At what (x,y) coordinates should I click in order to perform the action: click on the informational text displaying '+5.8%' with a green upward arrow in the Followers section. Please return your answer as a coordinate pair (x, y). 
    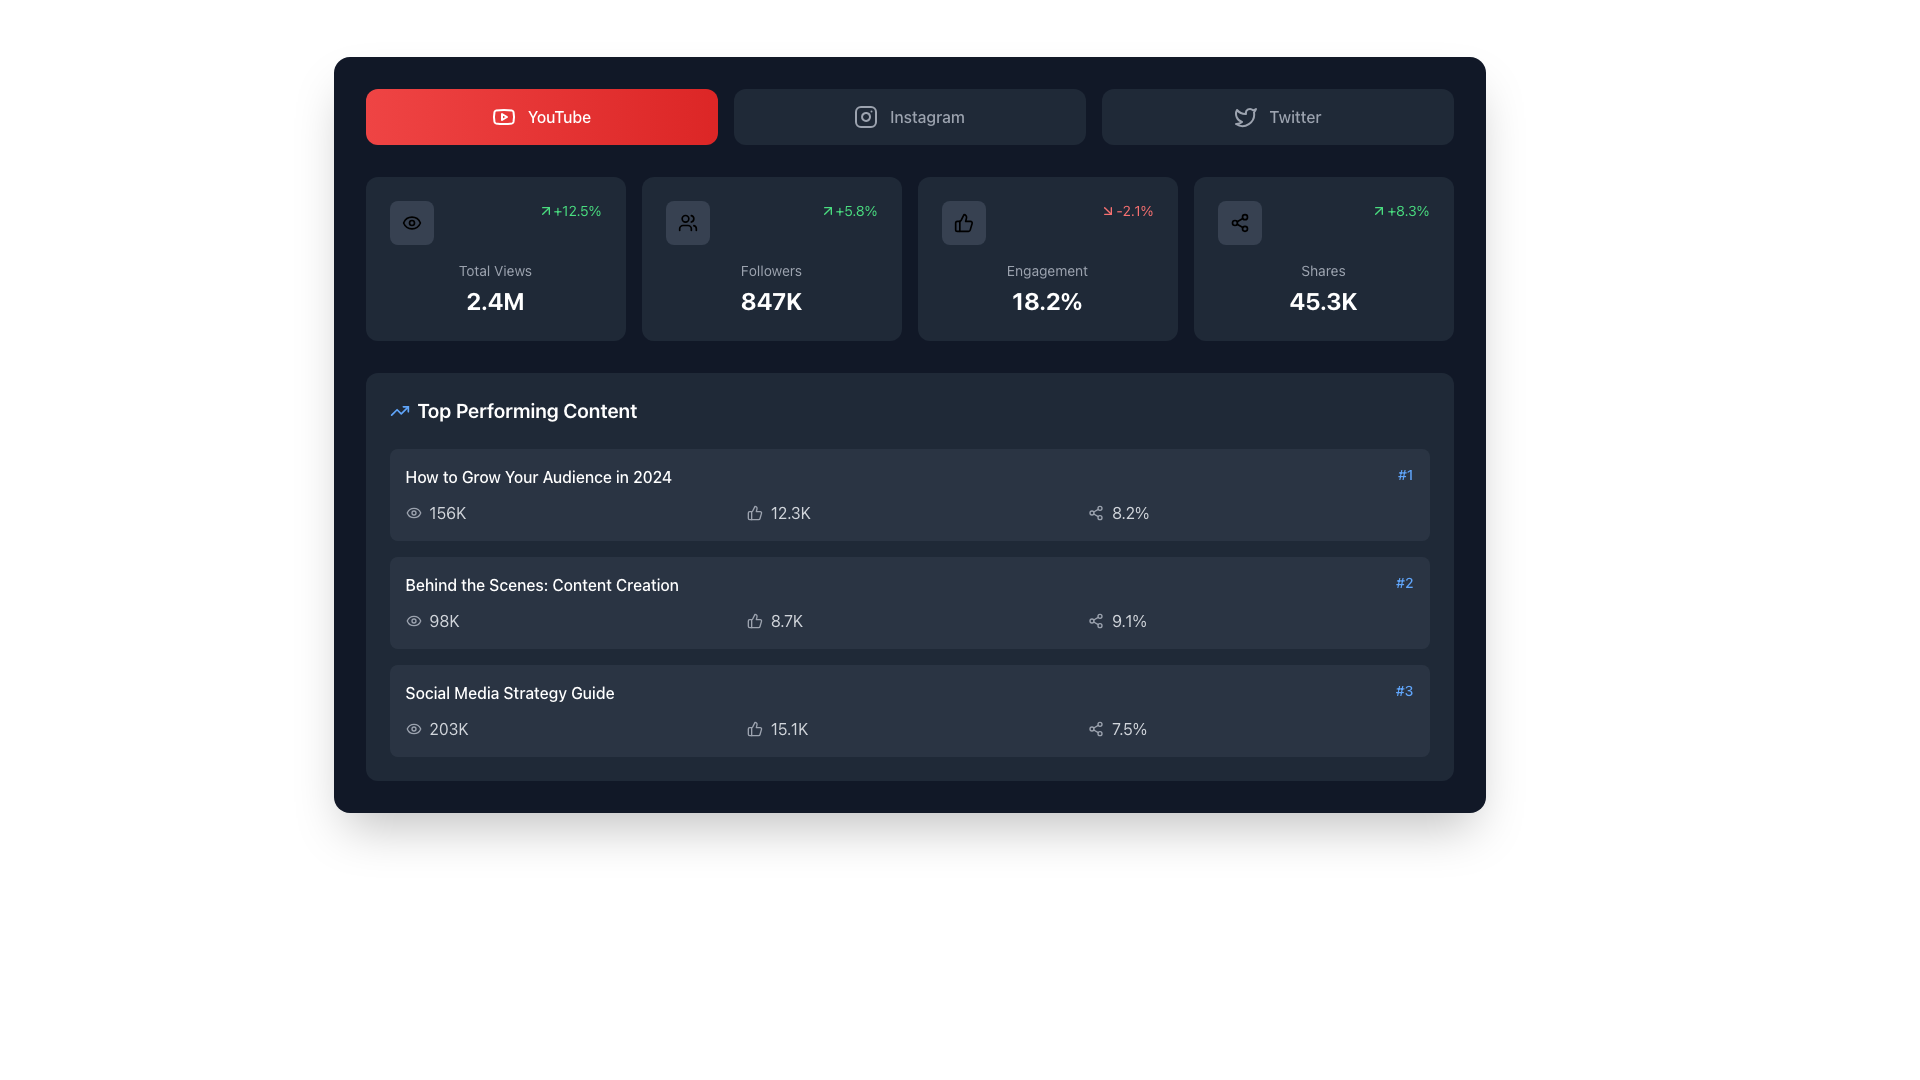
    Looking at the image, I should click on (848, 211).